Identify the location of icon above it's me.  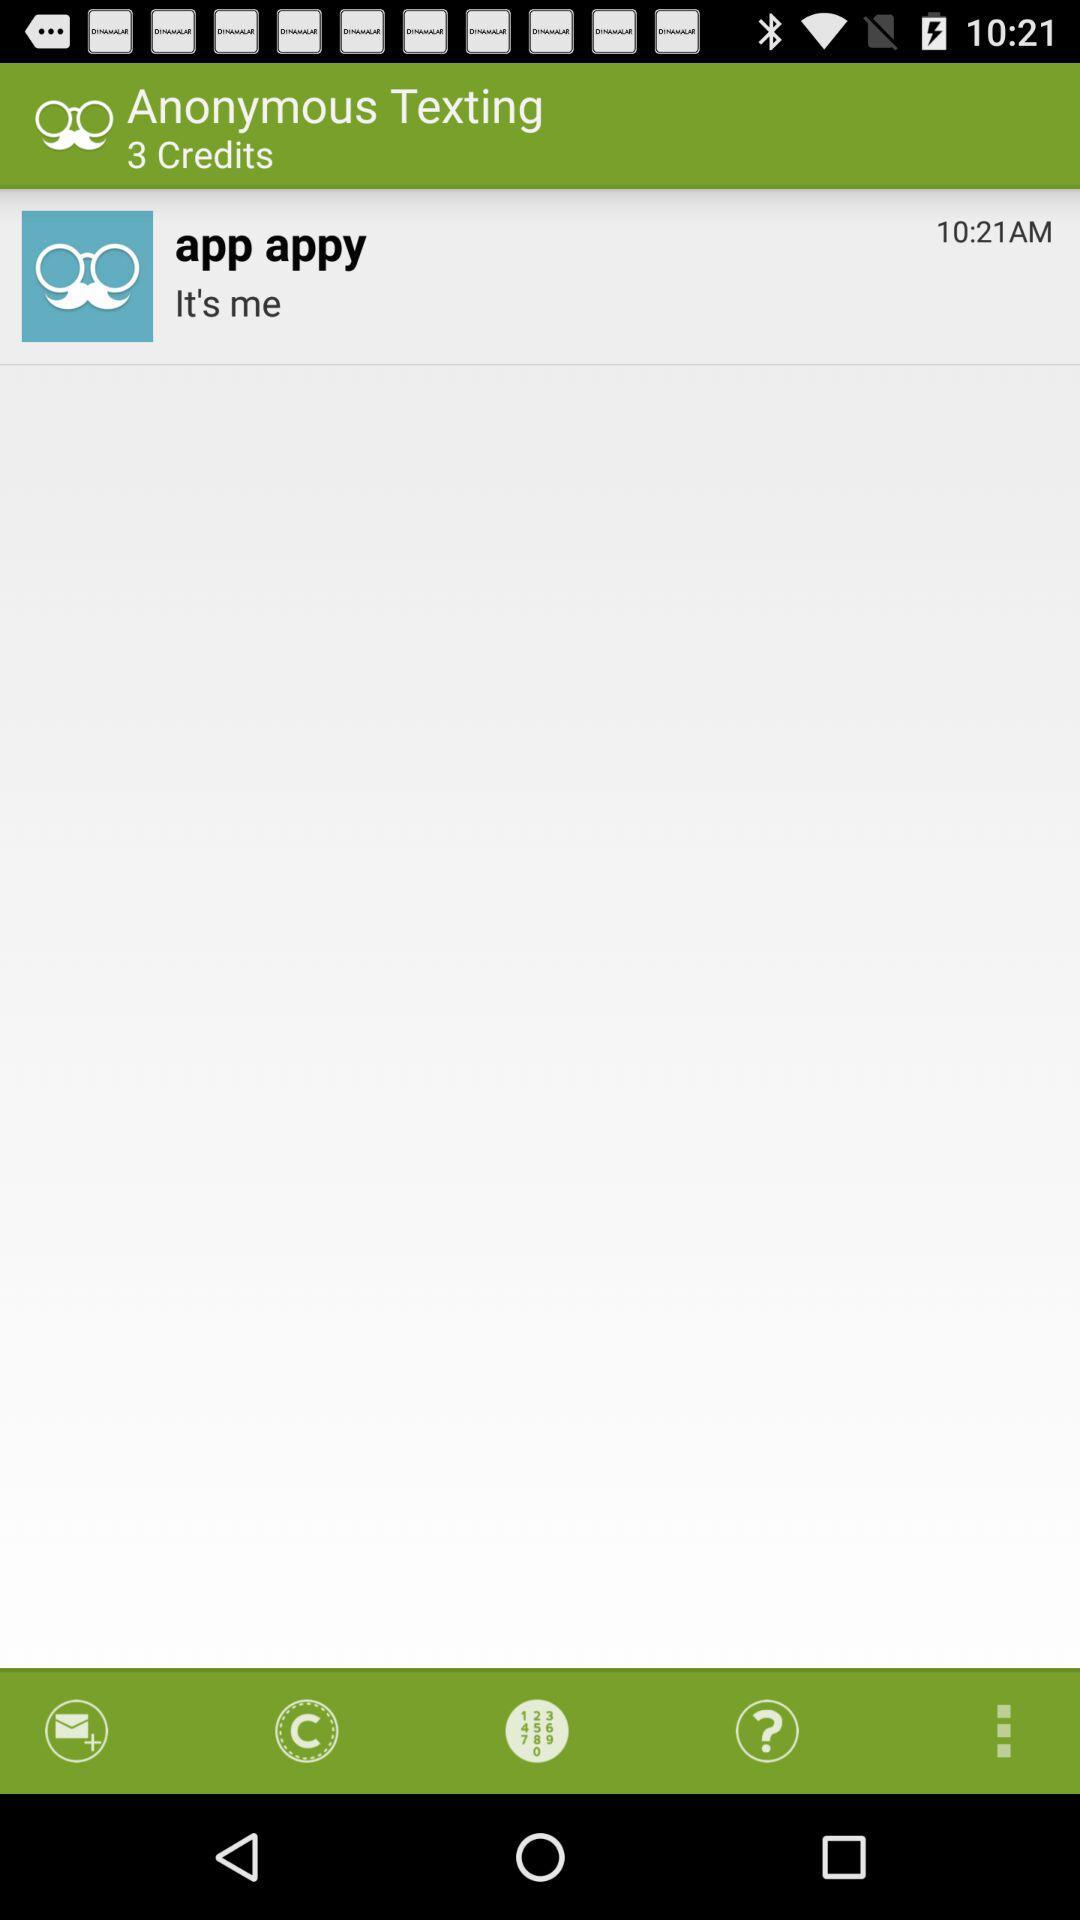
(270, 238).